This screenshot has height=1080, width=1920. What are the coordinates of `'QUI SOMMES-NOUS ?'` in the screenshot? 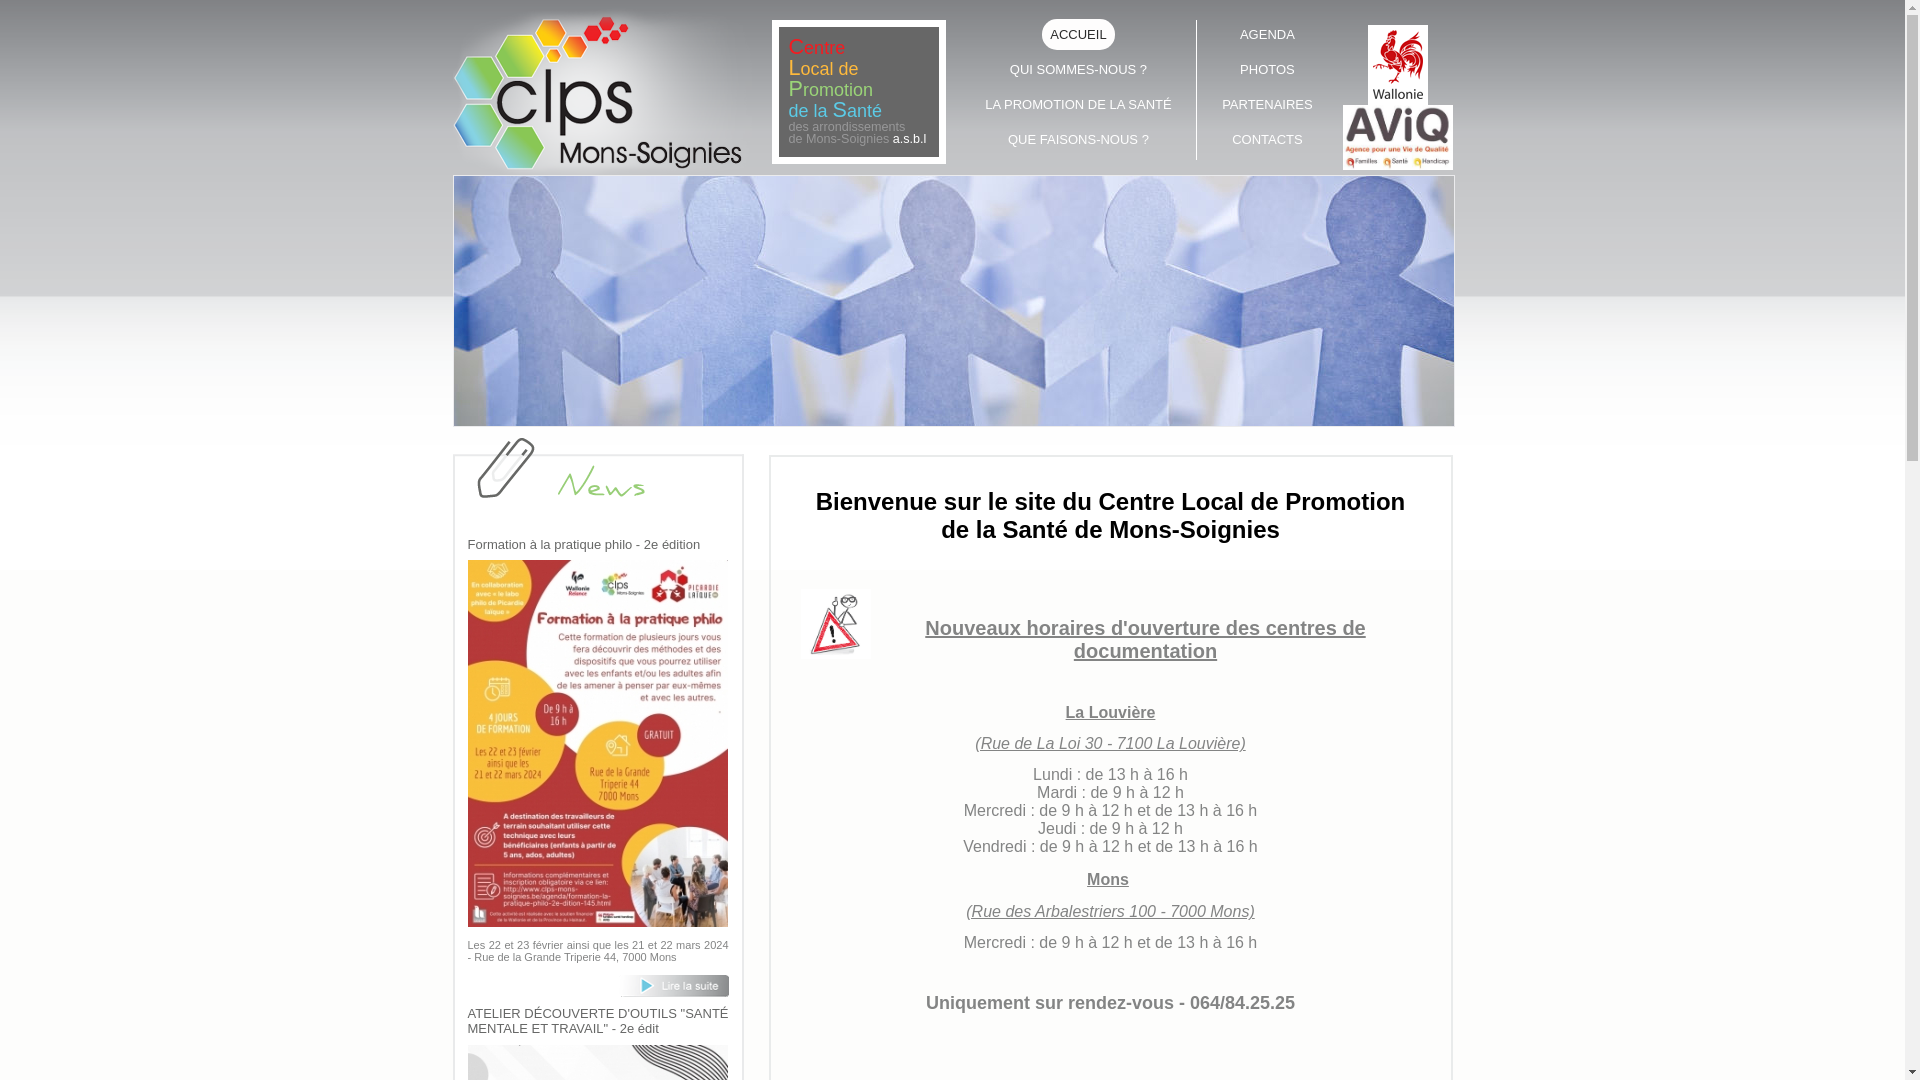 It's located at (1078, 68).